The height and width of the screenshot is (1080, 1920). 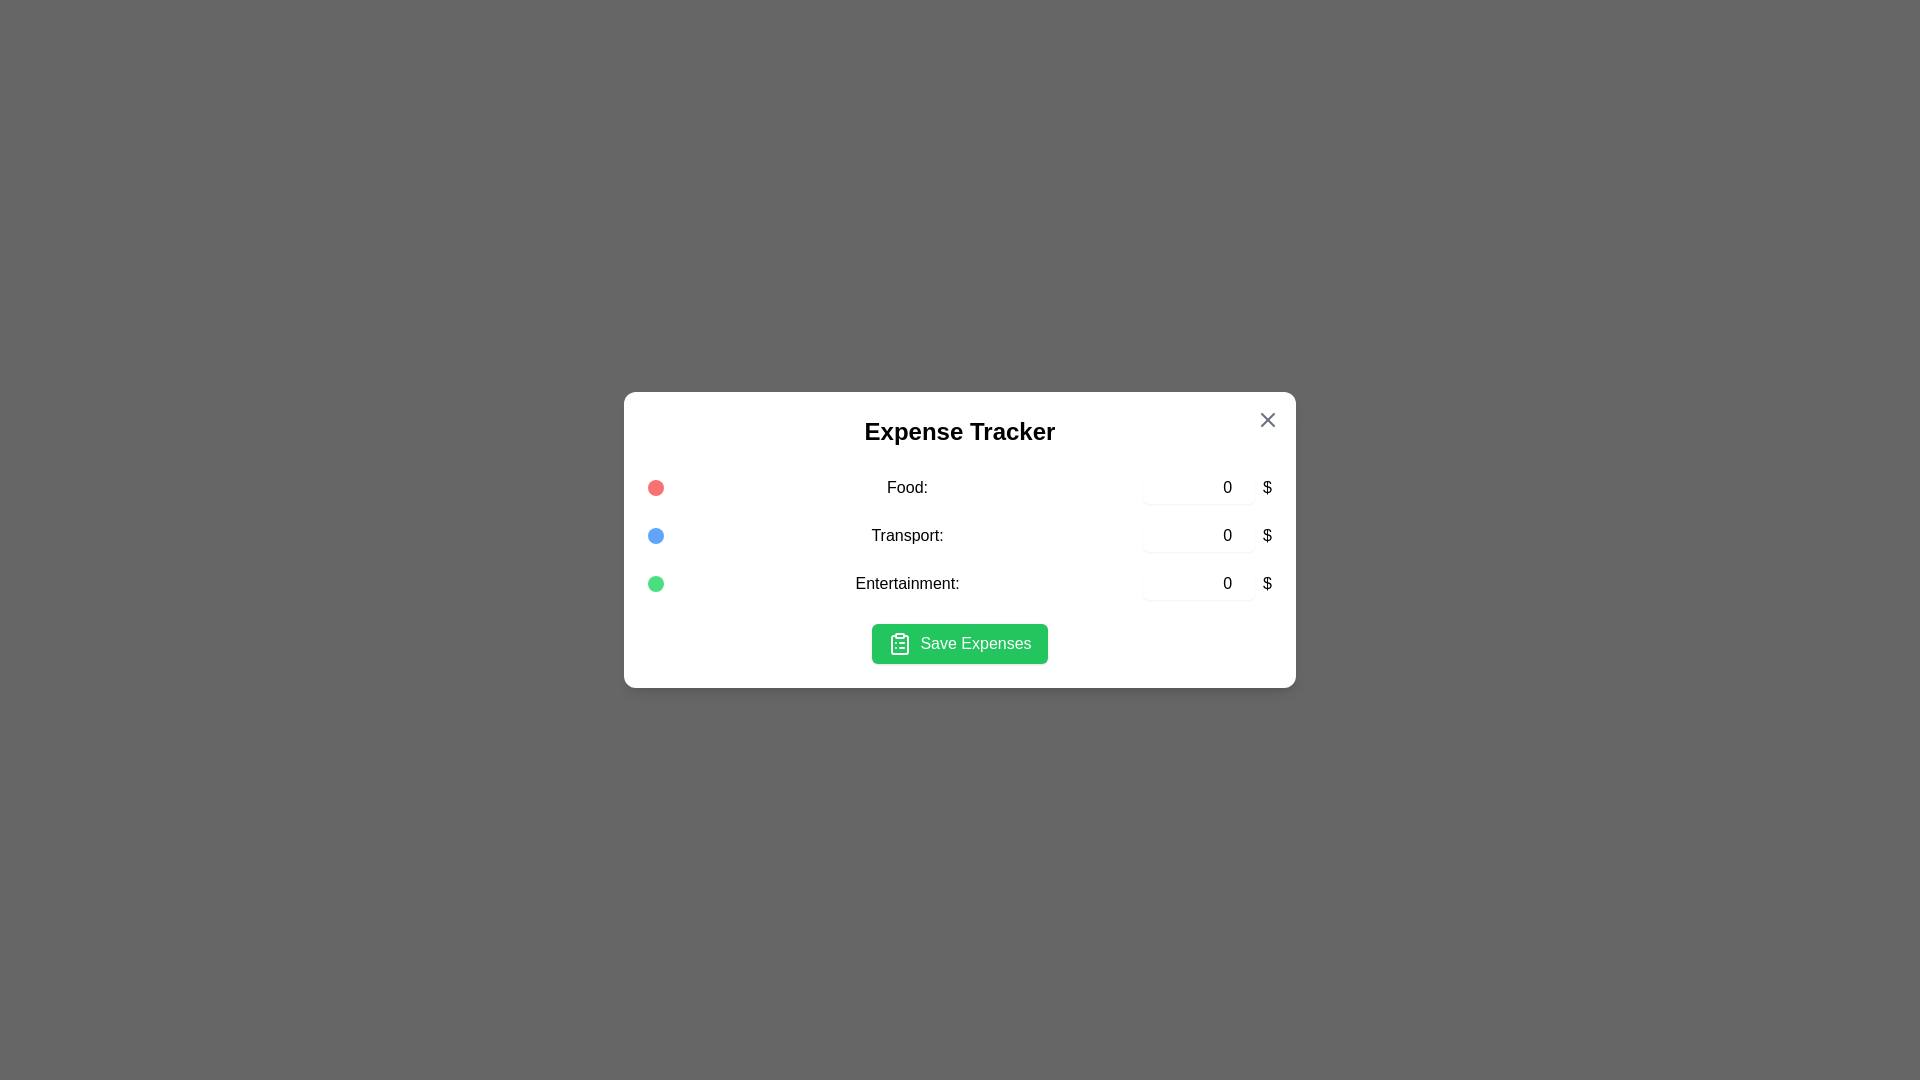 What do you see at coordinates (1199, 535) in the screenshot?
I see `the expense amount for the 'Transport' category to 2853` at bounding box center [1199, 535].